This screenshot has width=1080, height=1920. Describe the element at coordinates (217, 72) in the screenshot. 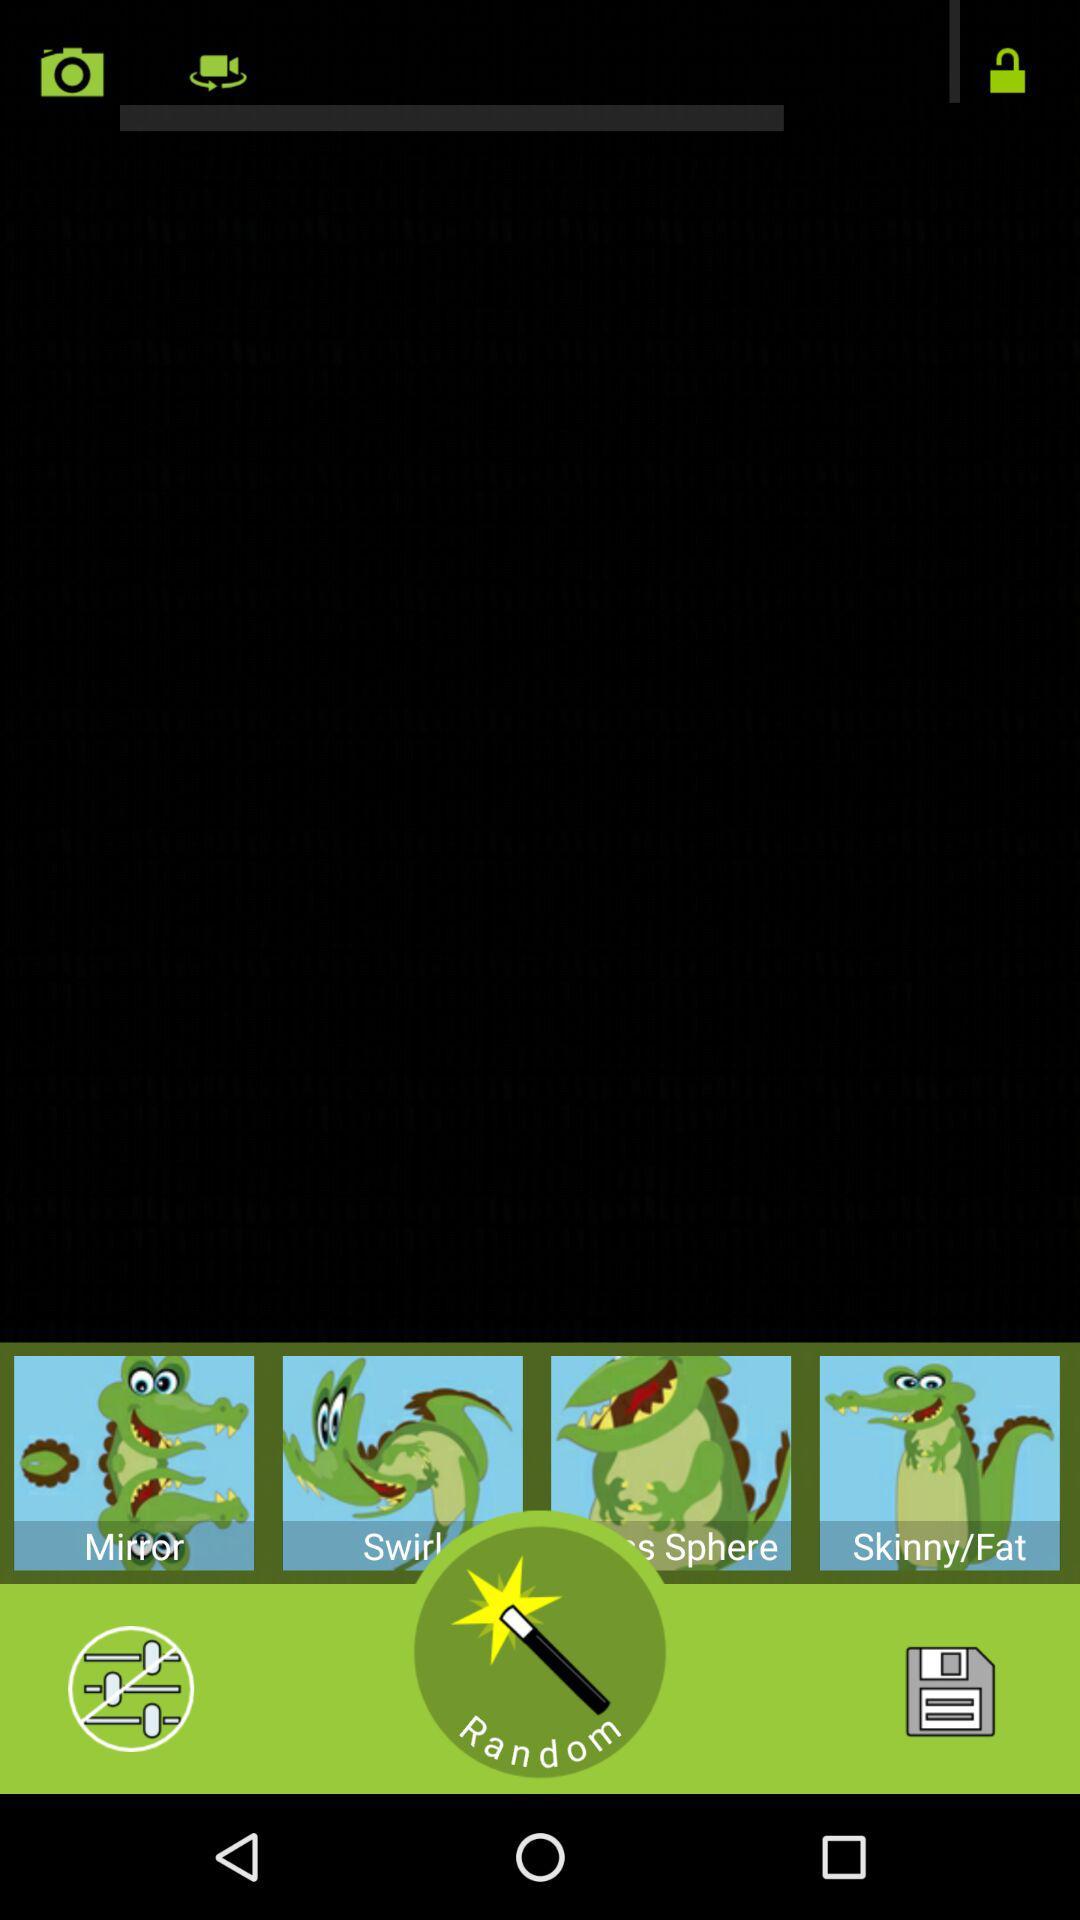

I see `switch to front facing camera` at that location.